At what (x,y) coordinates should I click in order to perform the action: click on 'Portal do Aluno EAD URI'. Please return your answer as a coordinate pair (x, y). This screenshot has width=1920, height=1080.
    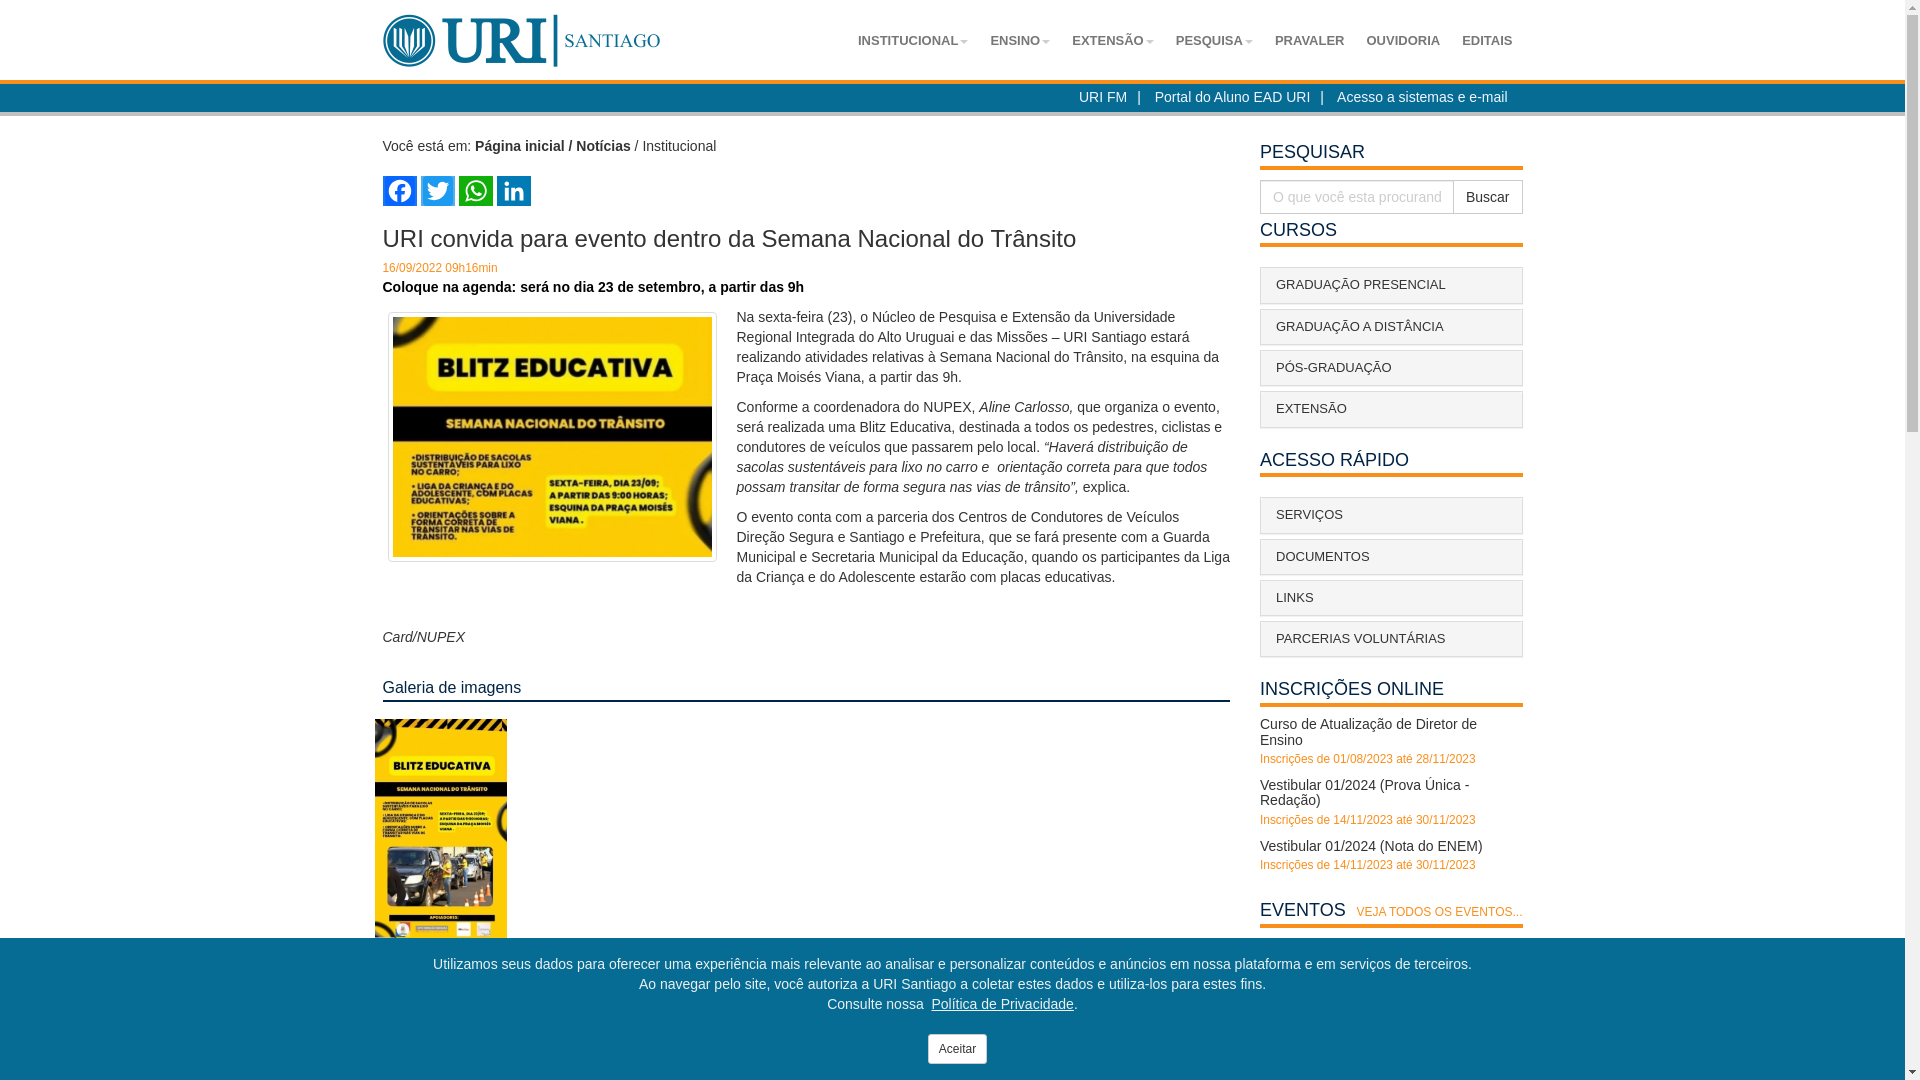
    Looking at the image, I should click on (1232, 96).